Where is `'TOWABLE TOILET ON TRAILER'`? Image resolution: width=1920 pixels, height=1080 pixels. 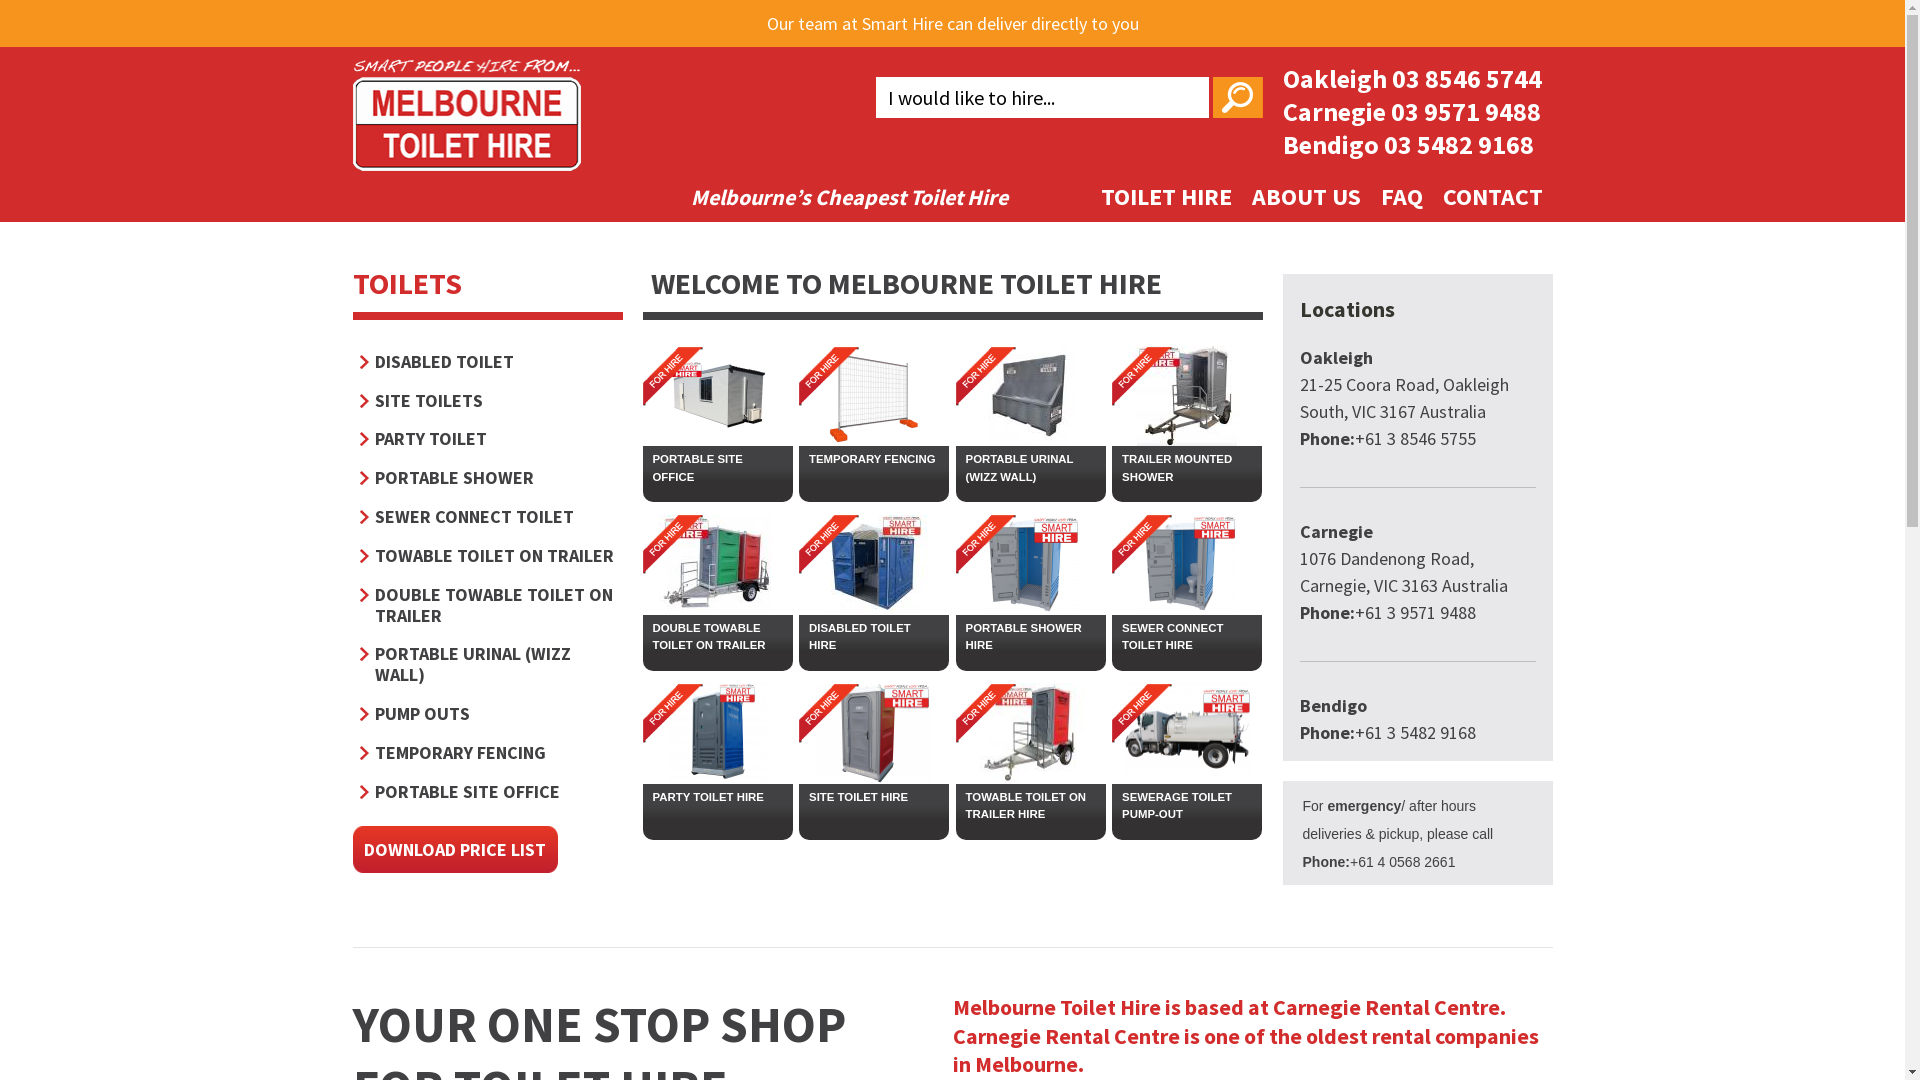
'TOWABLE TOILET ON TRAILER' is located at coordinates (488, 555).